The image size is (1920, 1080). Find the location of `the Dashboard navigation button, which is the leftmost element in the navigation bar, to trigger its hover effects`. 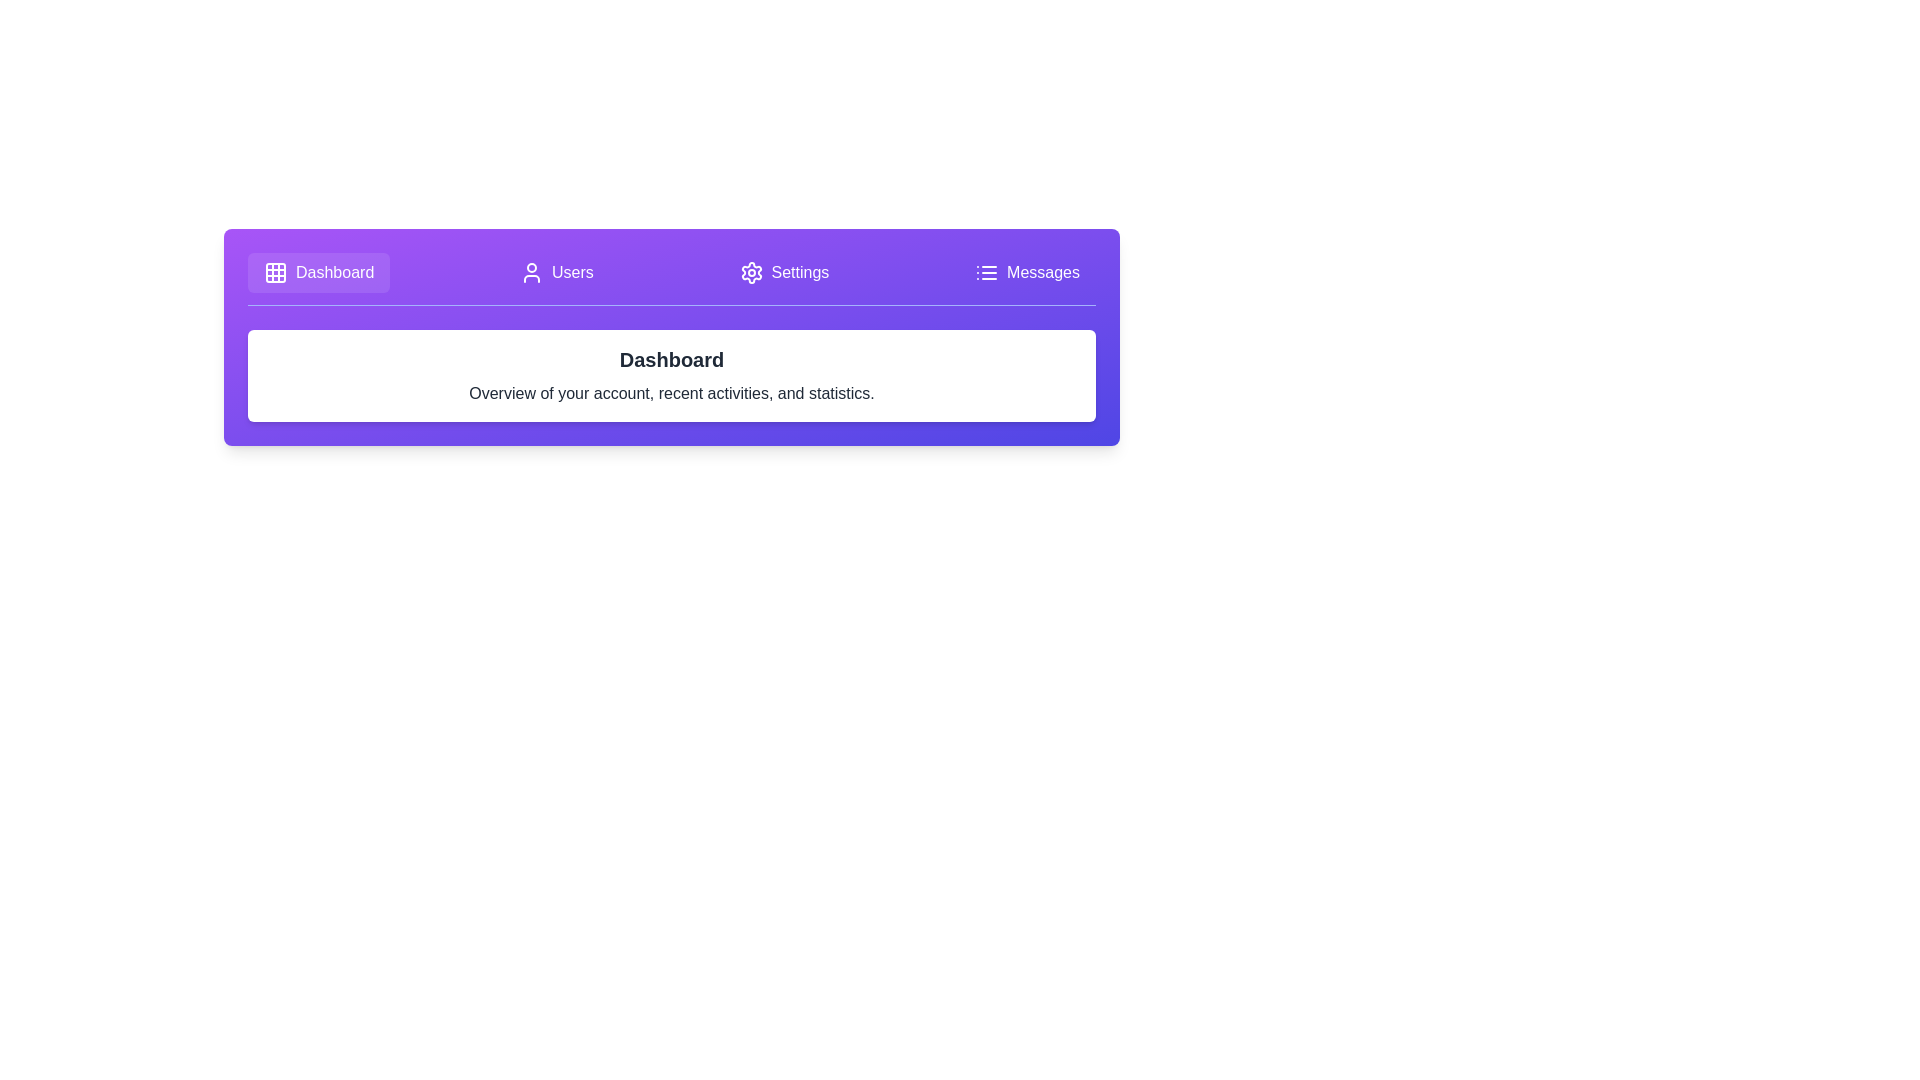

the Dashboard navigation button, which is the leftmost element in the navigation bar, to trigger its hover effects is located at coordinates (318, 273).